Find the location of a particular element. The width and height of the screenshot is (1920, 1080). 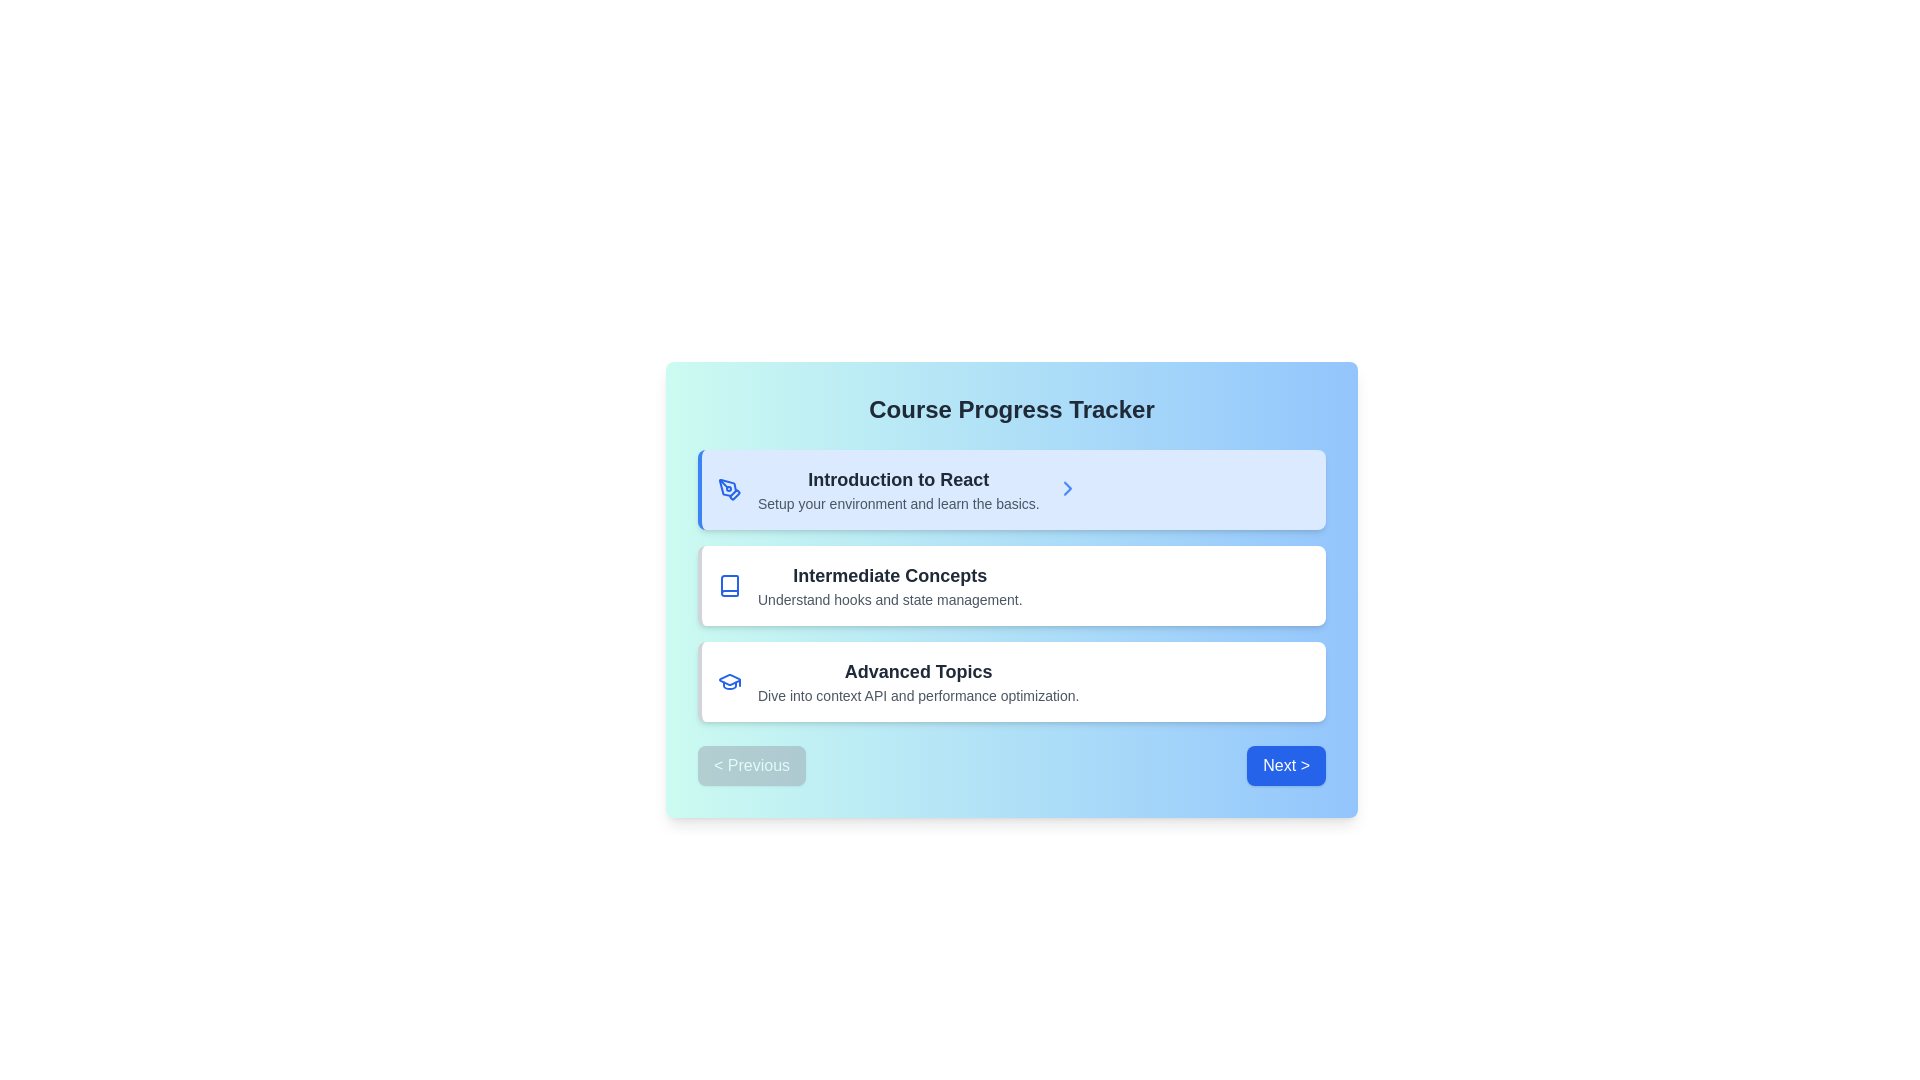

the visual representation of the Icon that denotes the 'Advanced Topics' section, positioned to the left of the text is located at coordinates (728, 681).